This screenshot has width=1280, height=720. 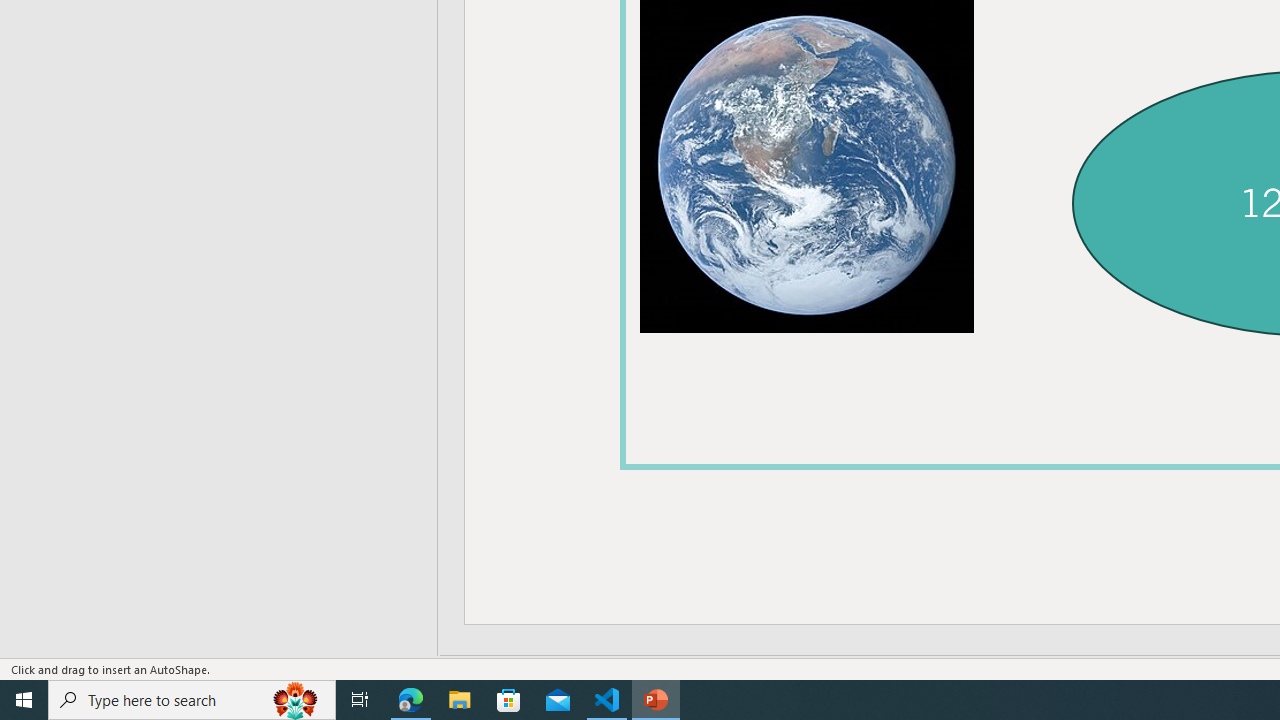 What do you see at coordinates (410, 698) in the screenshot?
I see `'Microsoft Edge - 1 running window'` at bounding box center [410, 698].